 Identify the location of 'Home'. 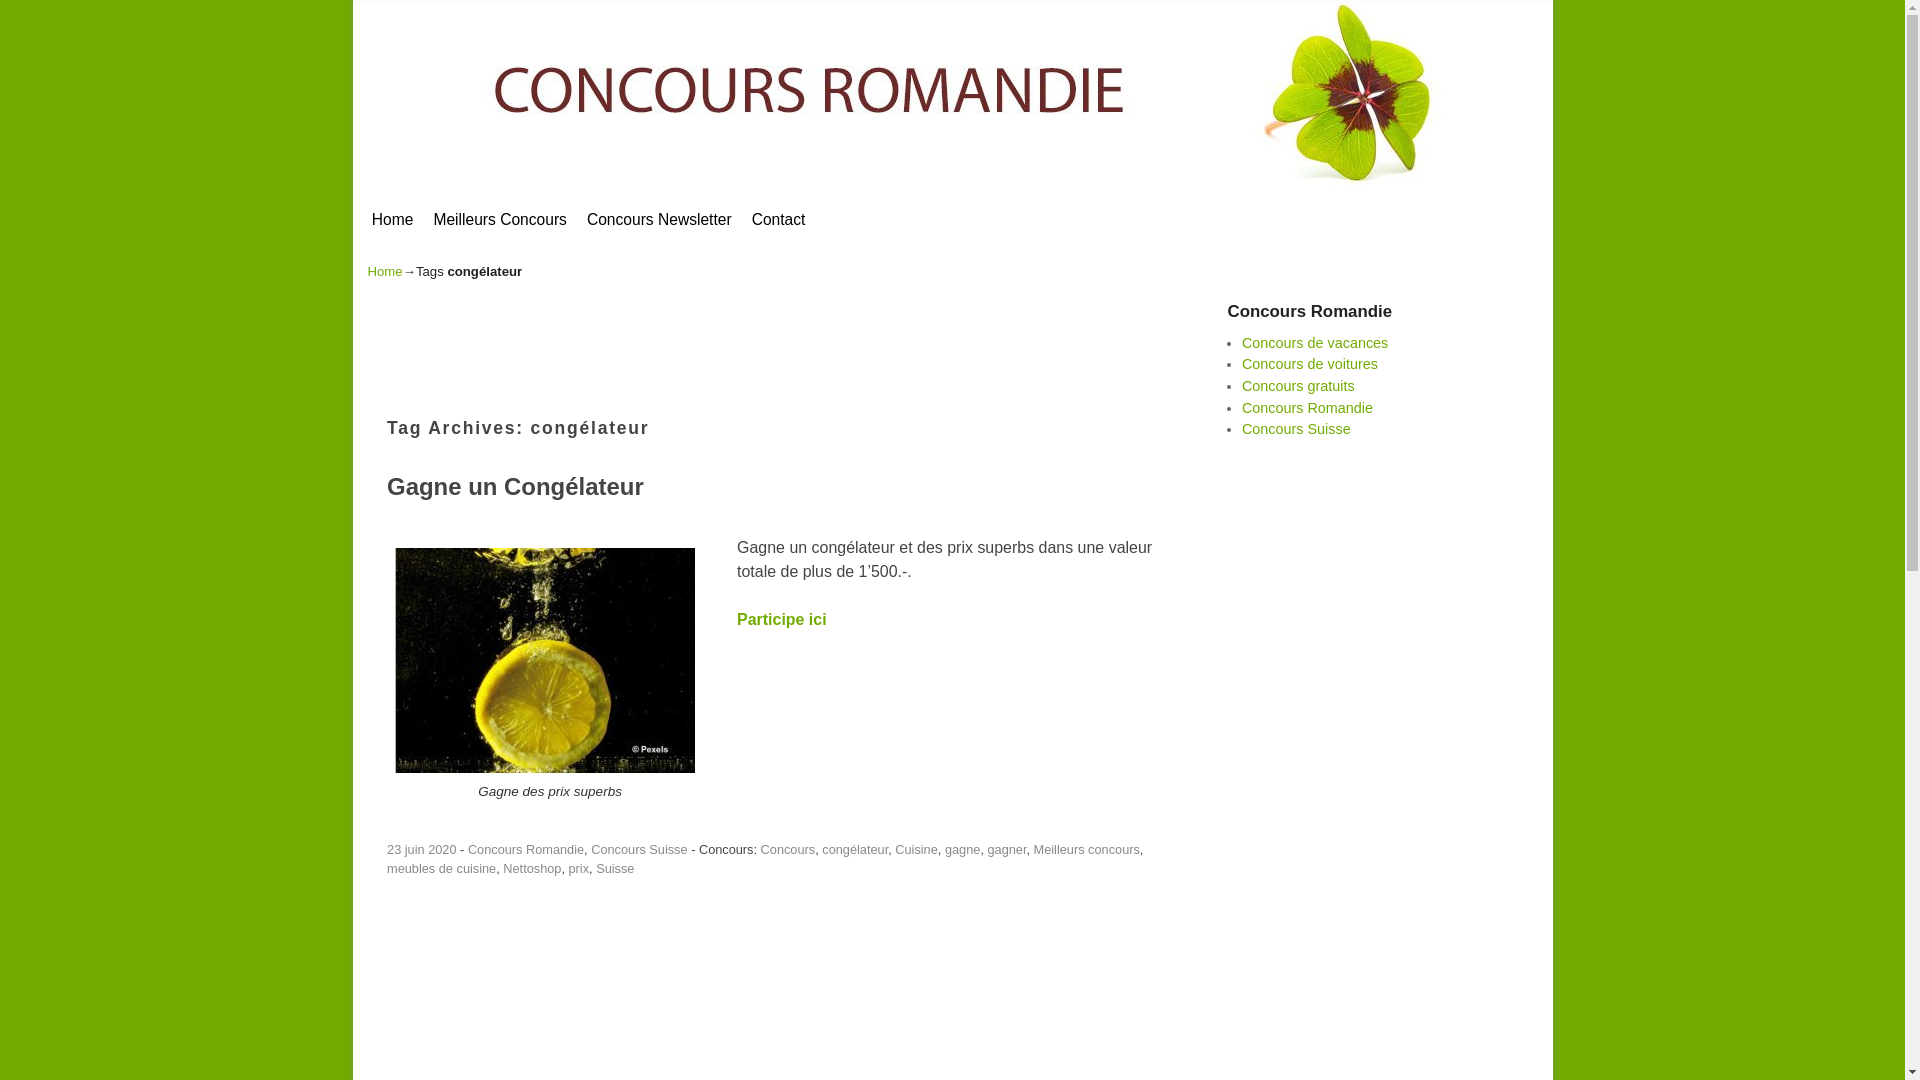
(385, 271).